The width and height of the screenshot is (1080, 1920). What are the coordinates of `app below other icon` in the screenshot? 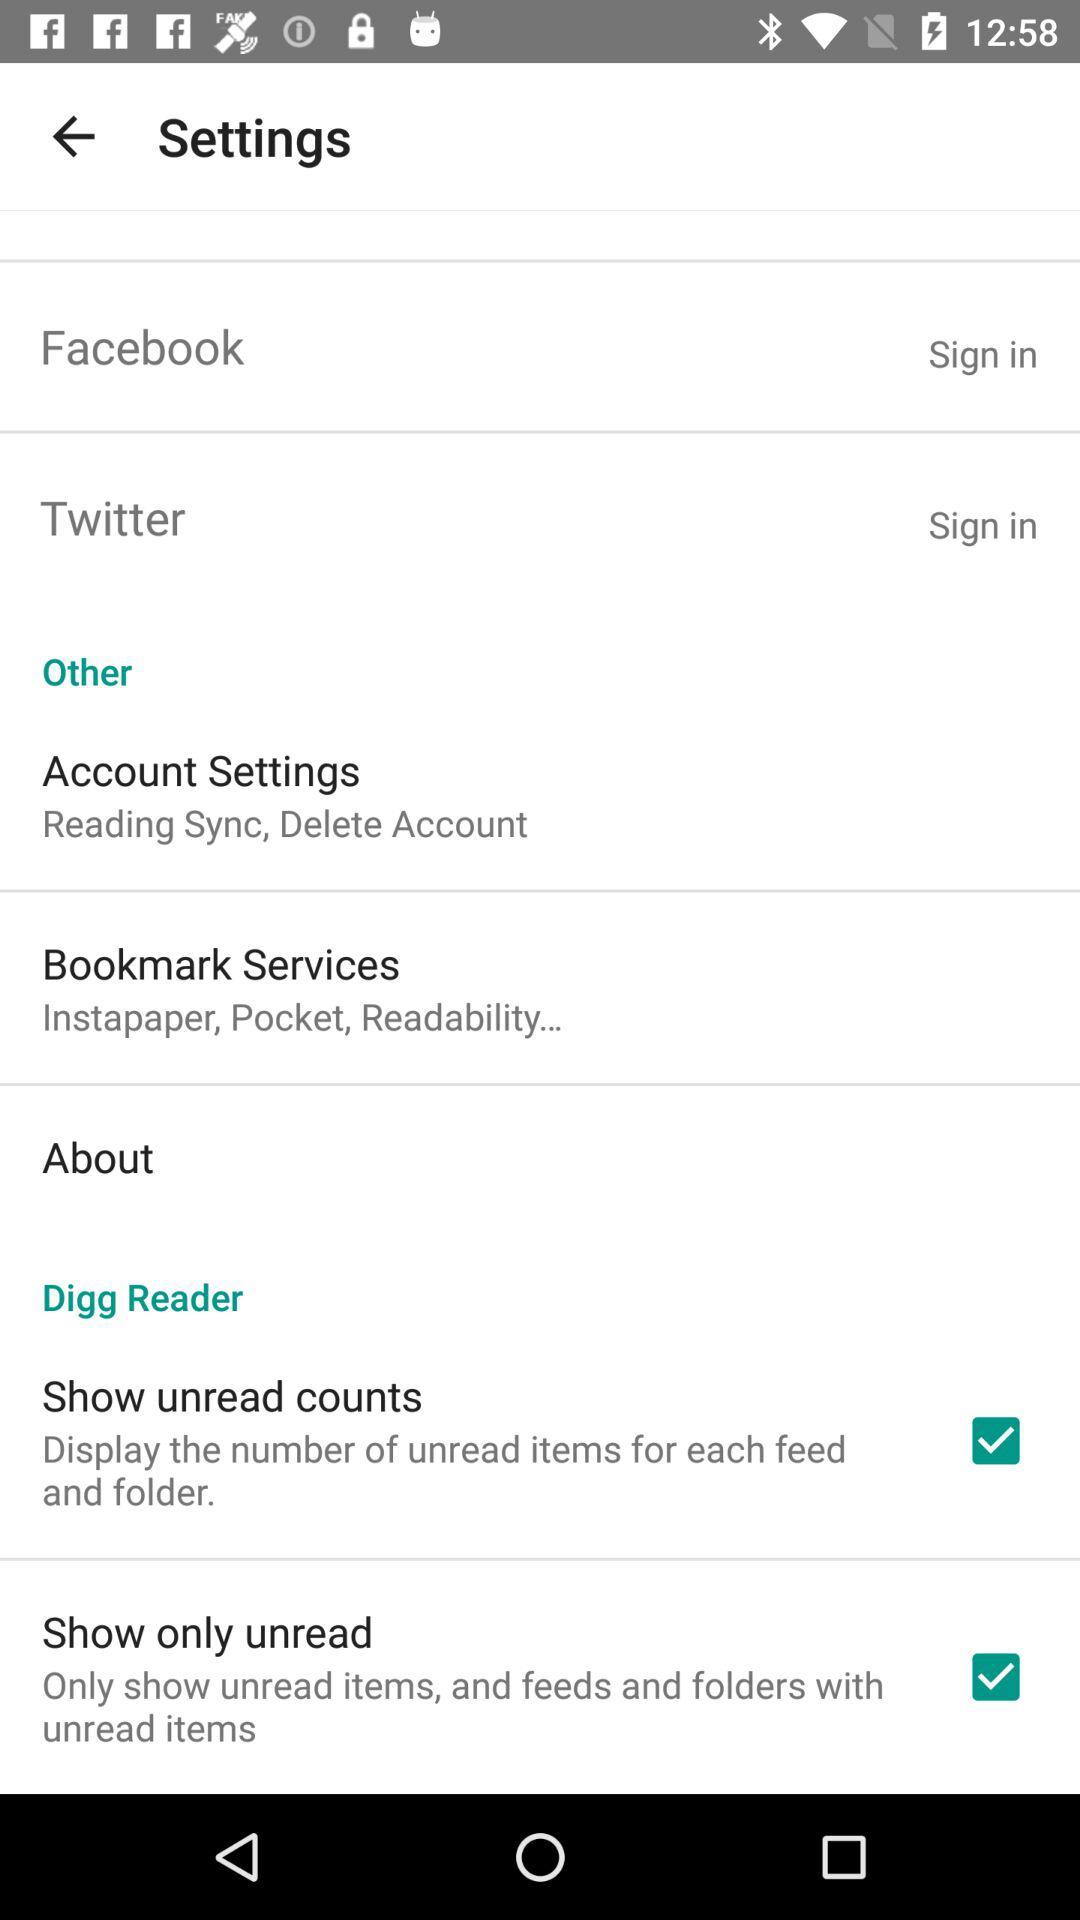 It's located at (201, 768).